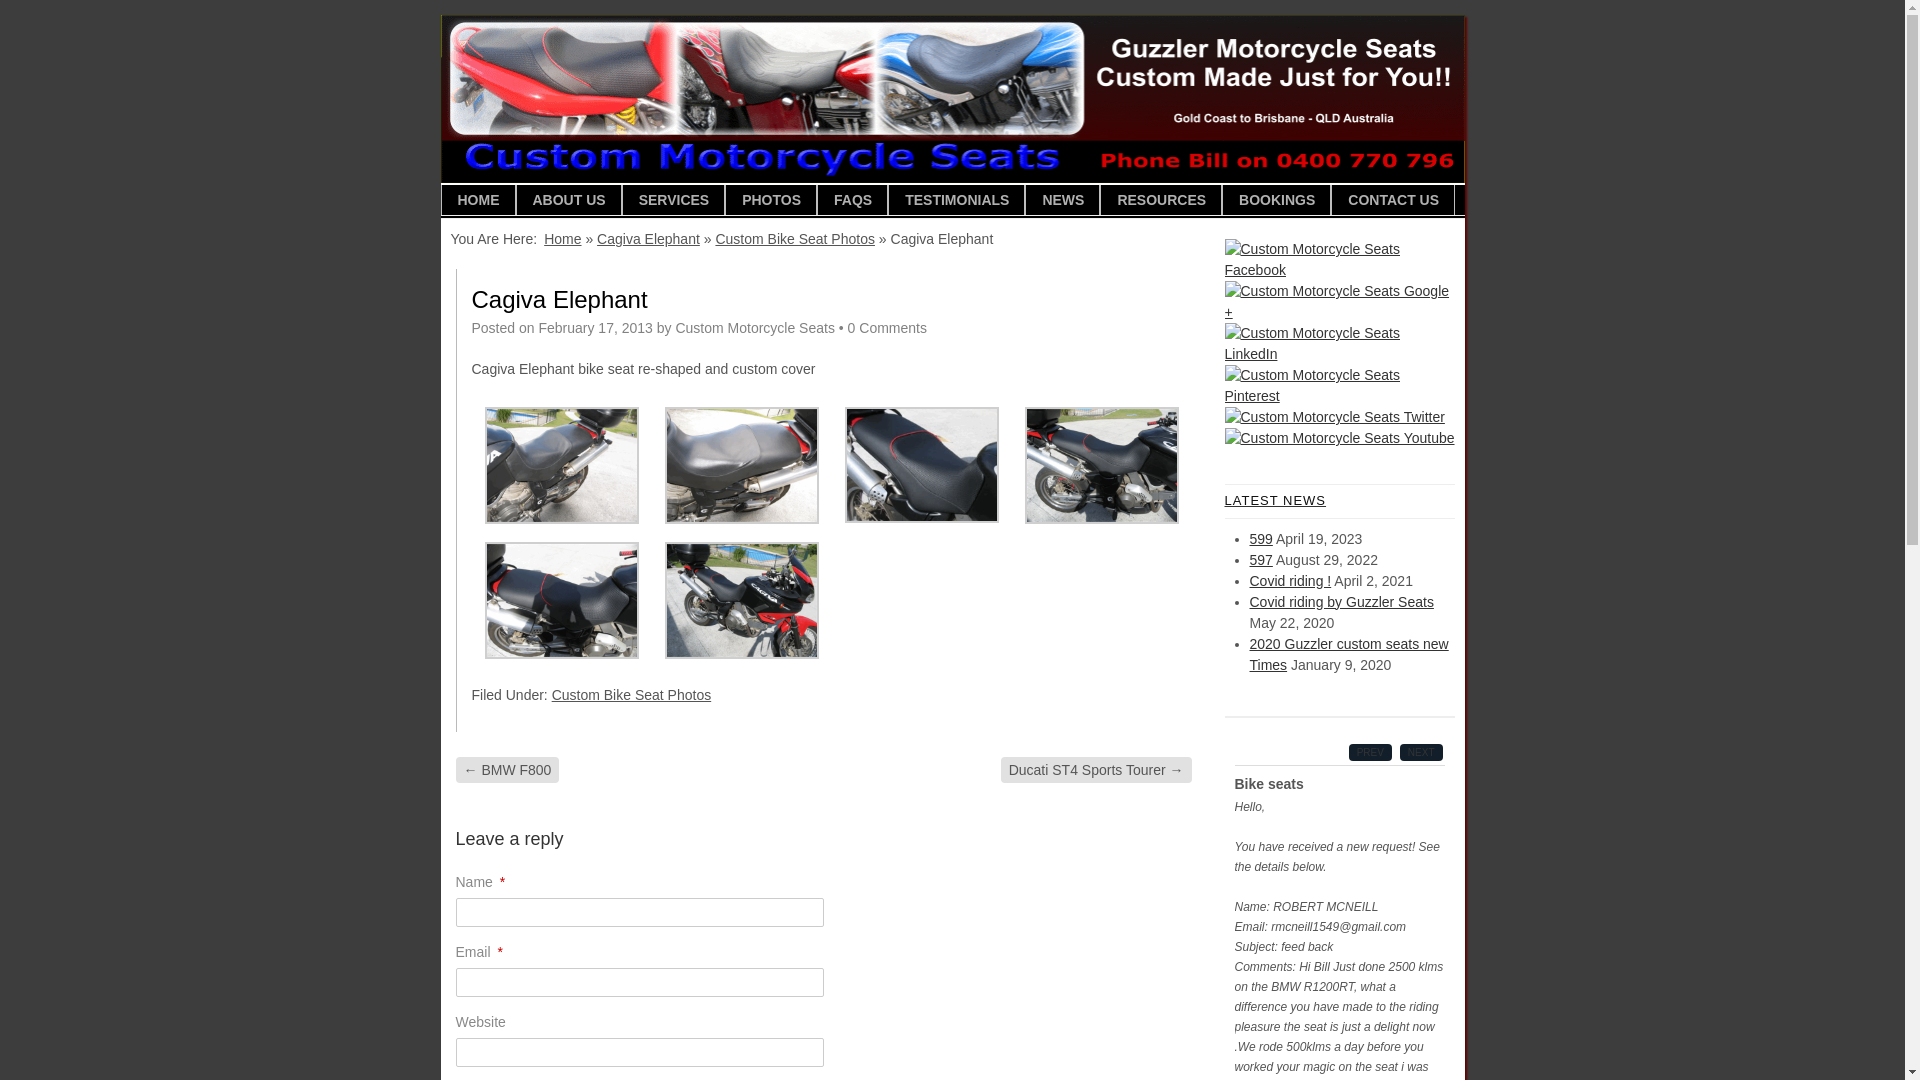 The width and height of the screenshot is (1920, 1080). What do you see at coordinates (621, 200) in the screenshot?
I see `'SERVICES'` at bounding box center [621, 200].